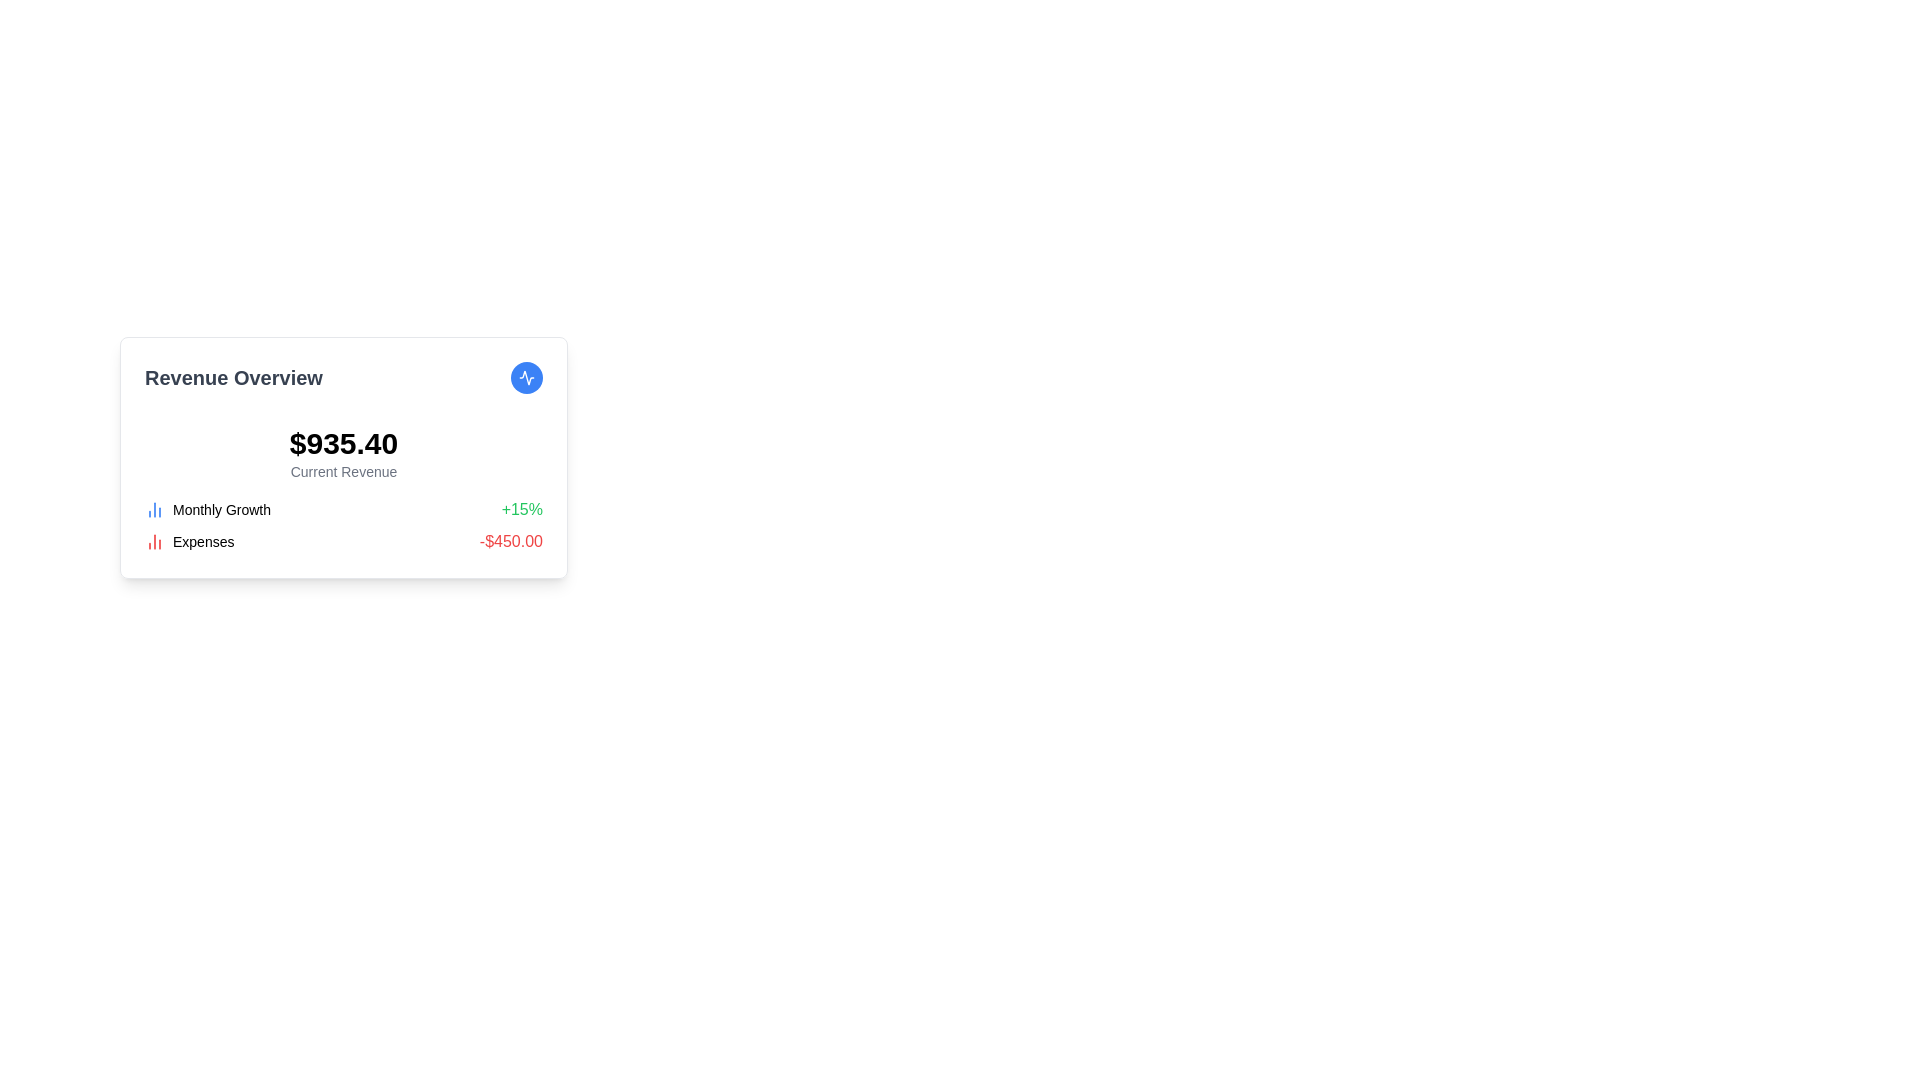 The height and width of the screenshot is (1080, 1920). Describe the element at coordinates (527, 378) in the screenshot. I see `the icon located inside the blue button at the top-right corner of the 'Revenue Overview' card` at that location.